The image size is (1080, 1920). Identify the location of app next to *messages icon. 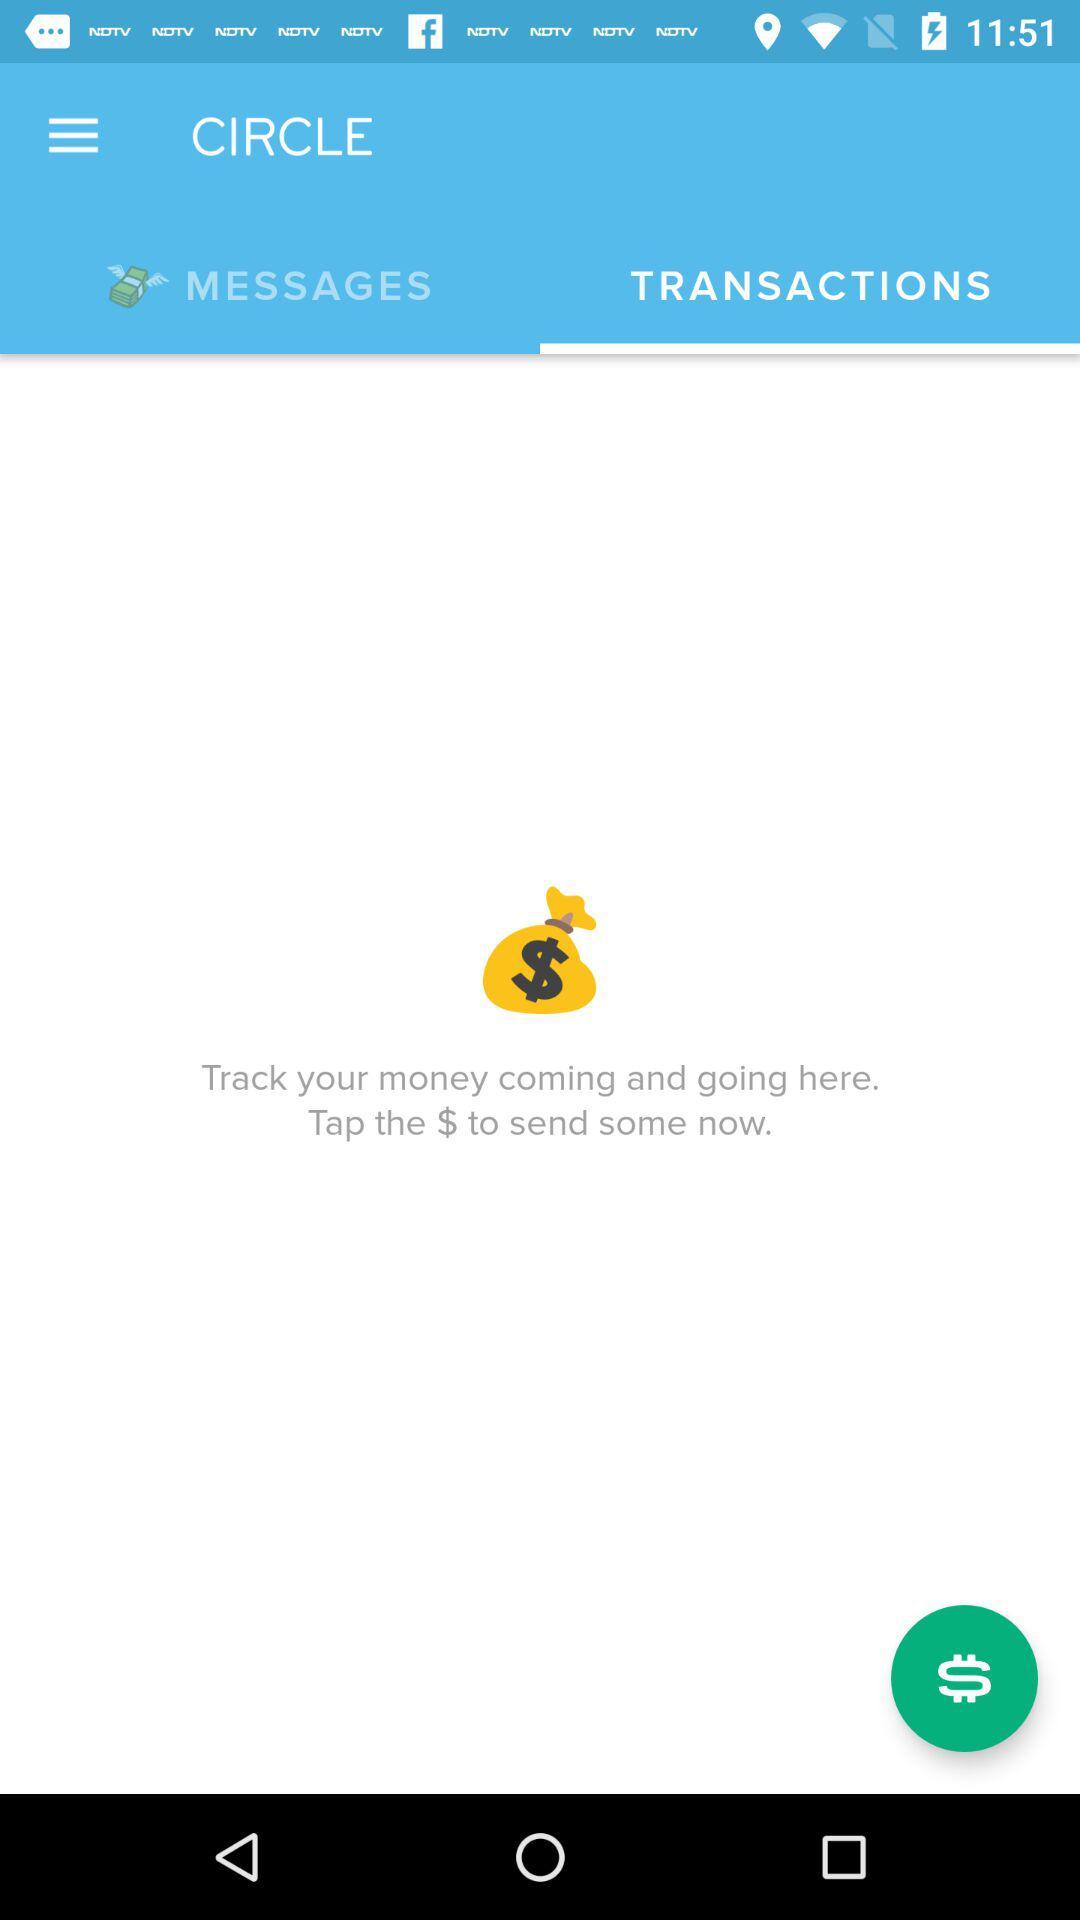
(810, 285).